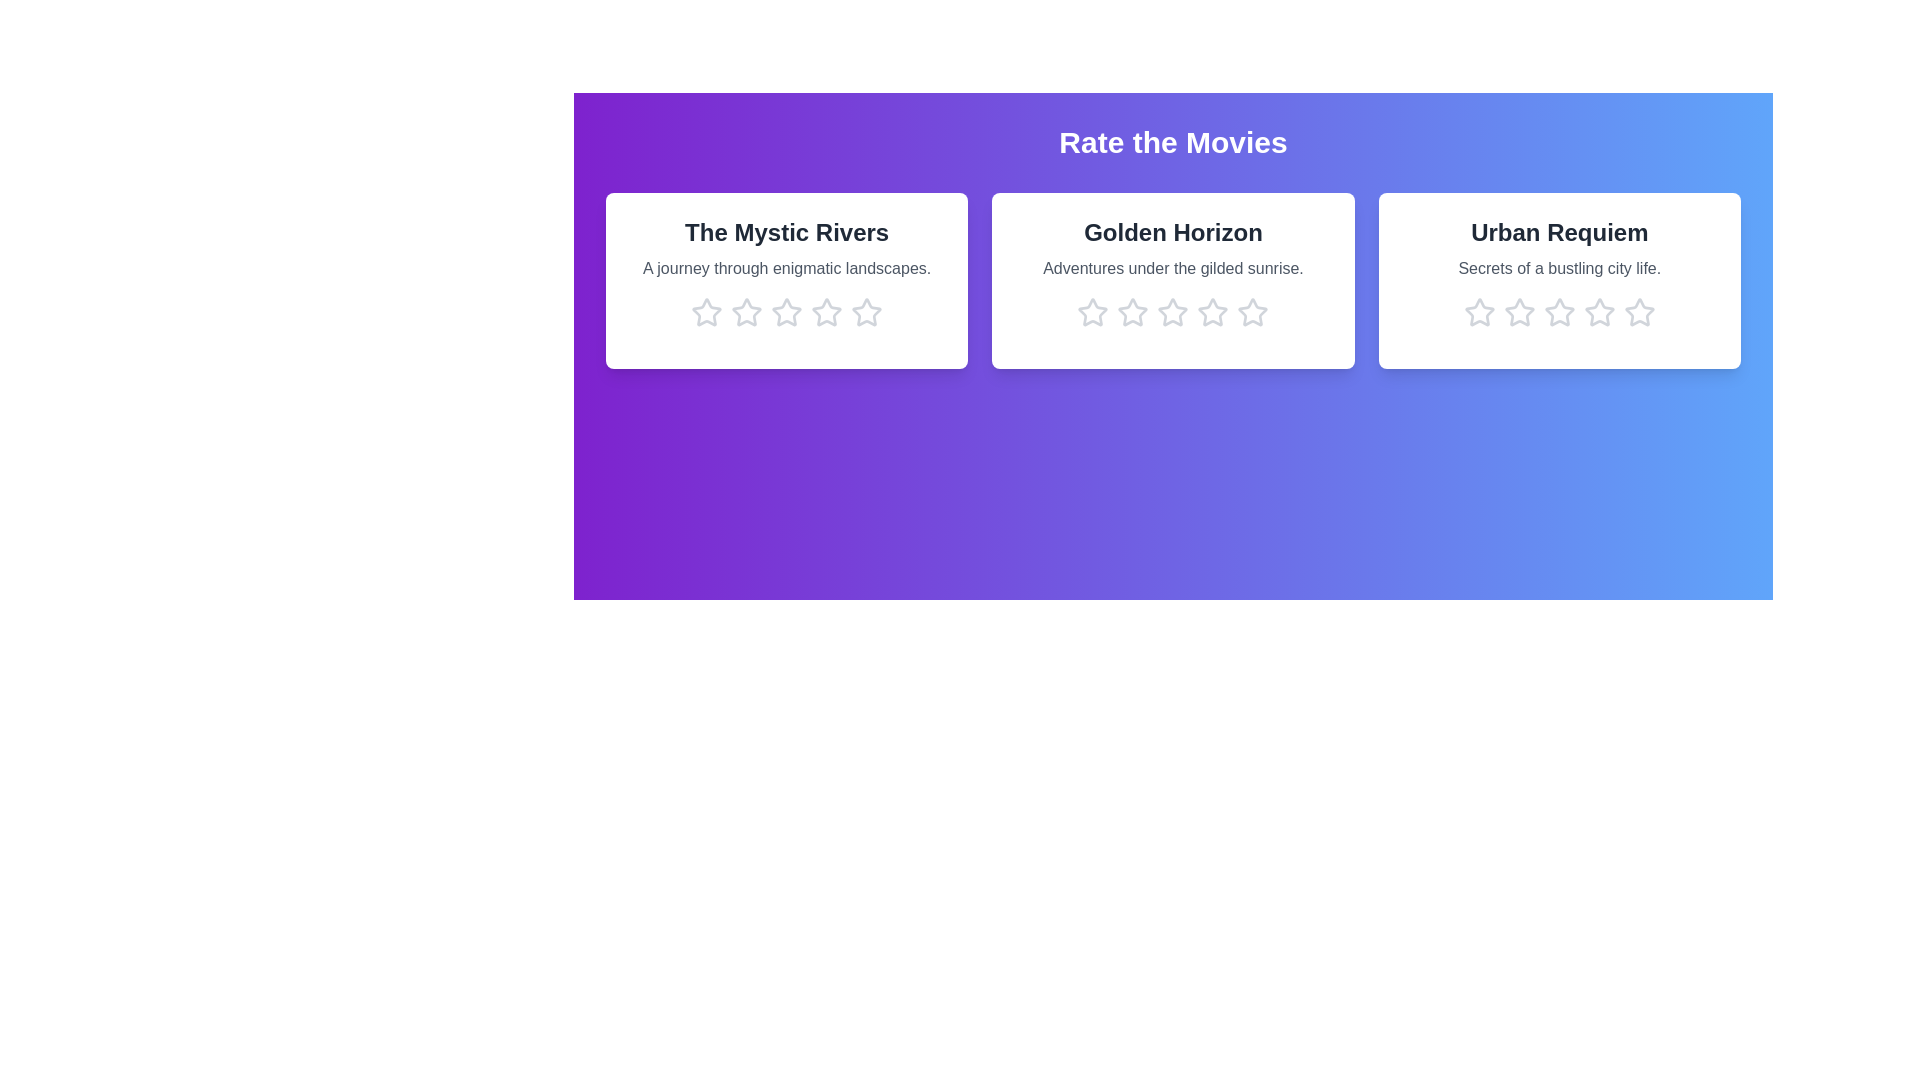  What do you see at coordinates (1133, 312) in the screenshot?
I see `the star corresponding to 2 stars in the movie card titled 'Golden Horizon'` at bounding box center [1133, 312].